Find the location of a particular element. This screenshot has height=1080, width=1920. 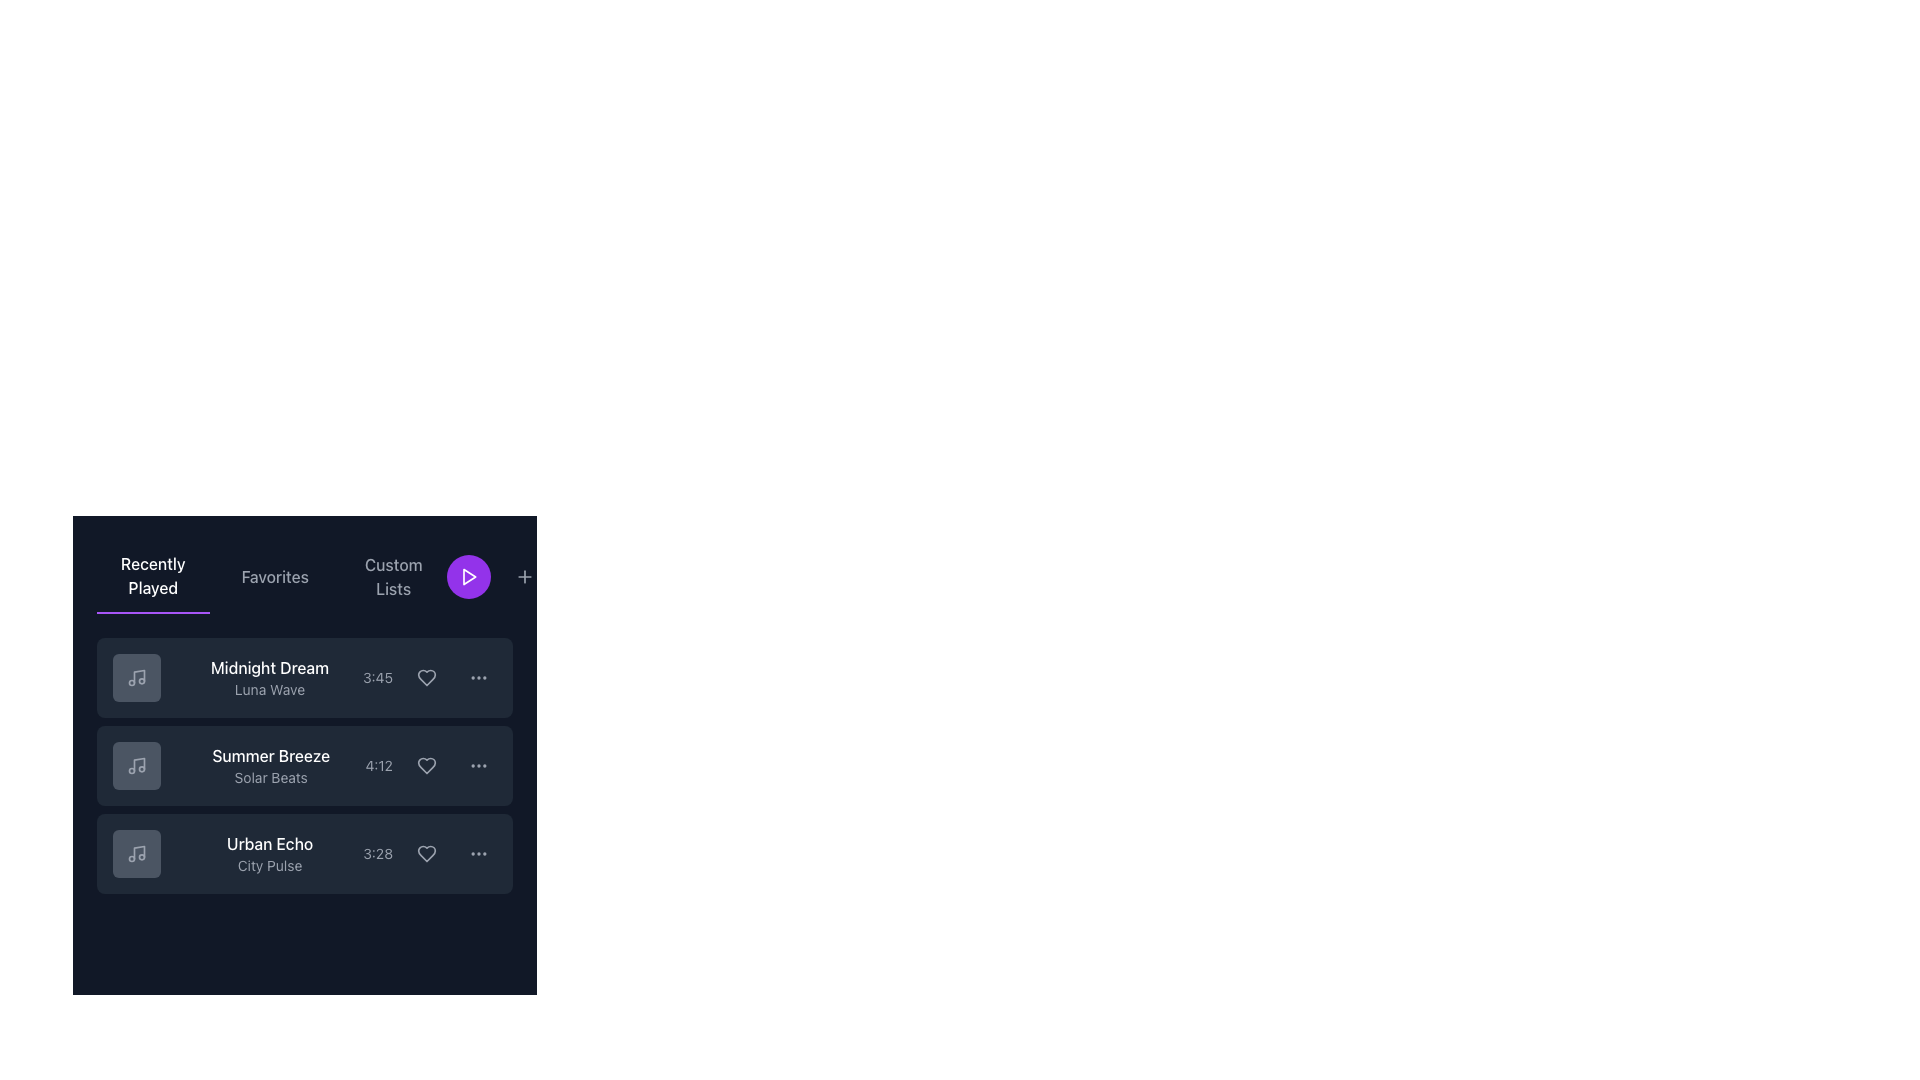

the '+' icon button located in the top-right section of the interface is located at coordinates (524, 577).